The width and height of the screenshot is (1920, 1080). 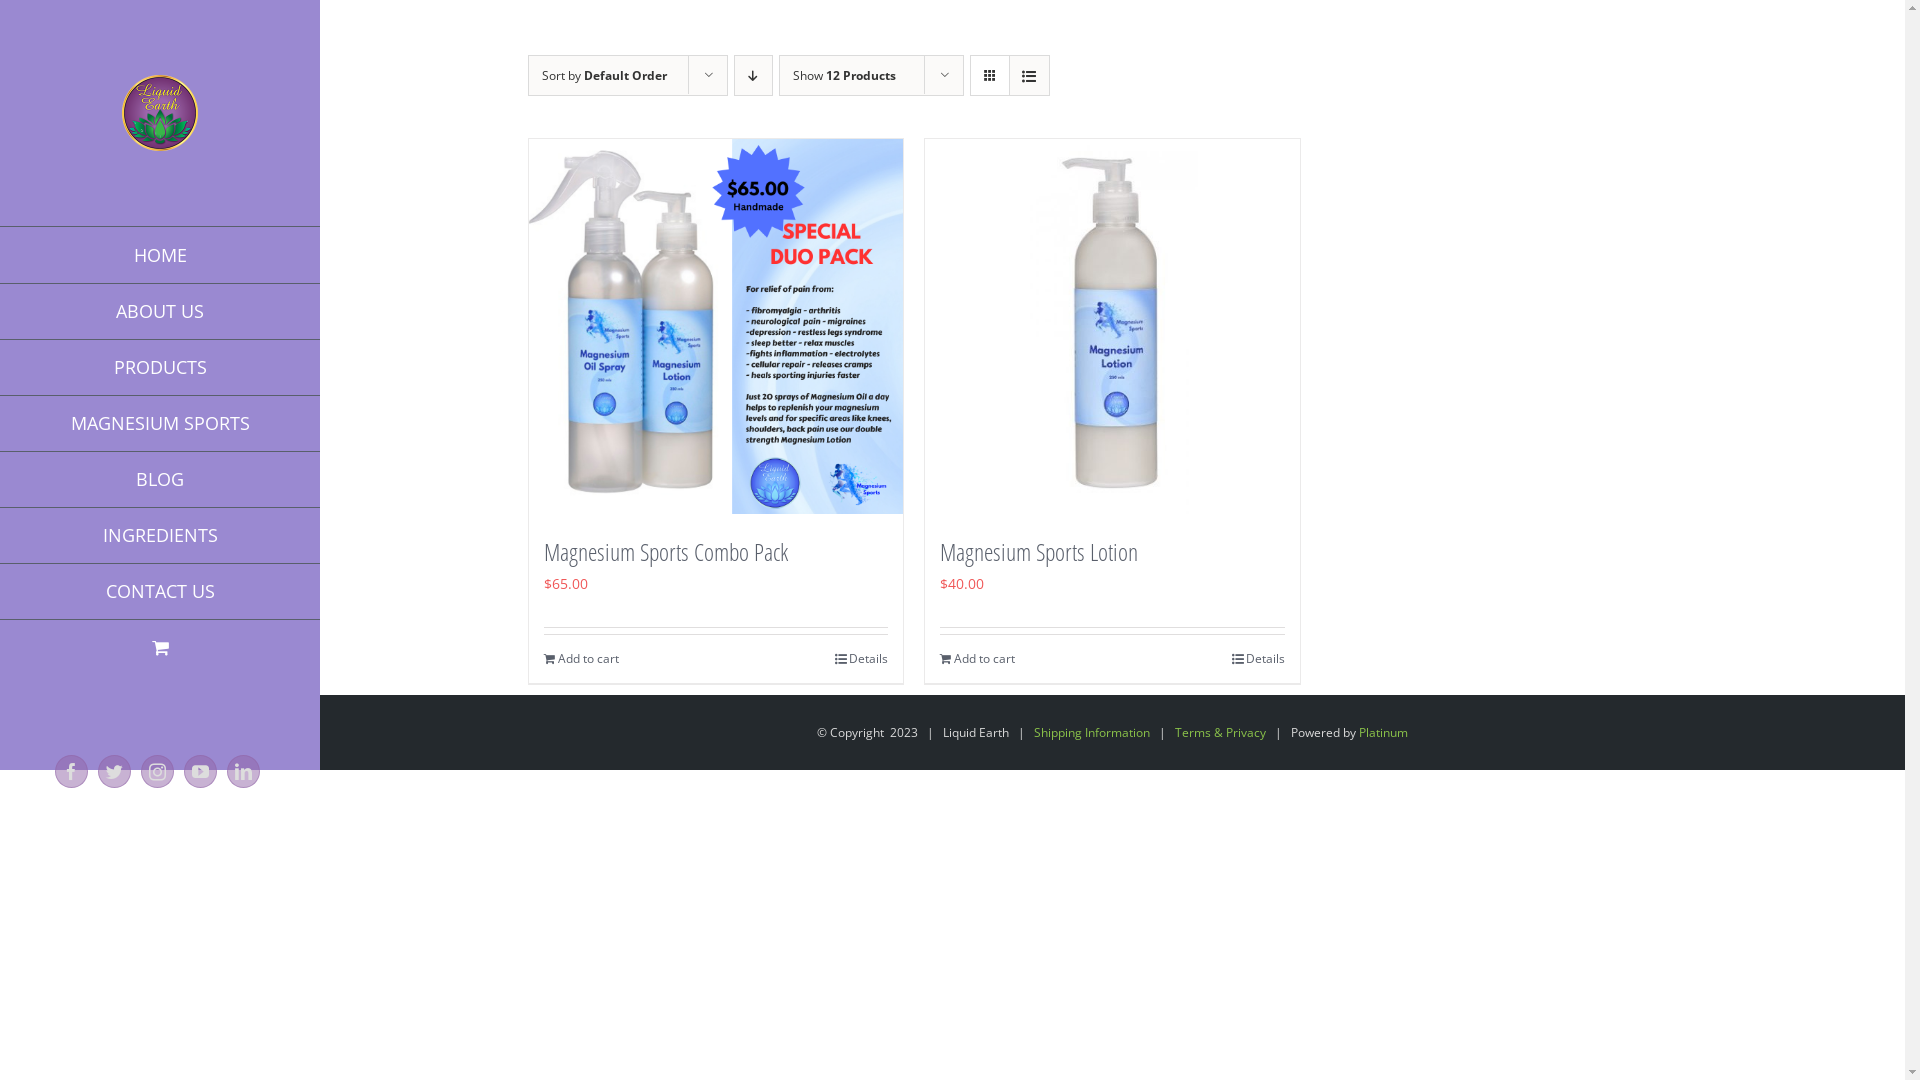 What do you see at coordinates (158, 422) in the screenshot?
I see `'MAGNESIUM SPORTS'` at bounding box center [158, 422].